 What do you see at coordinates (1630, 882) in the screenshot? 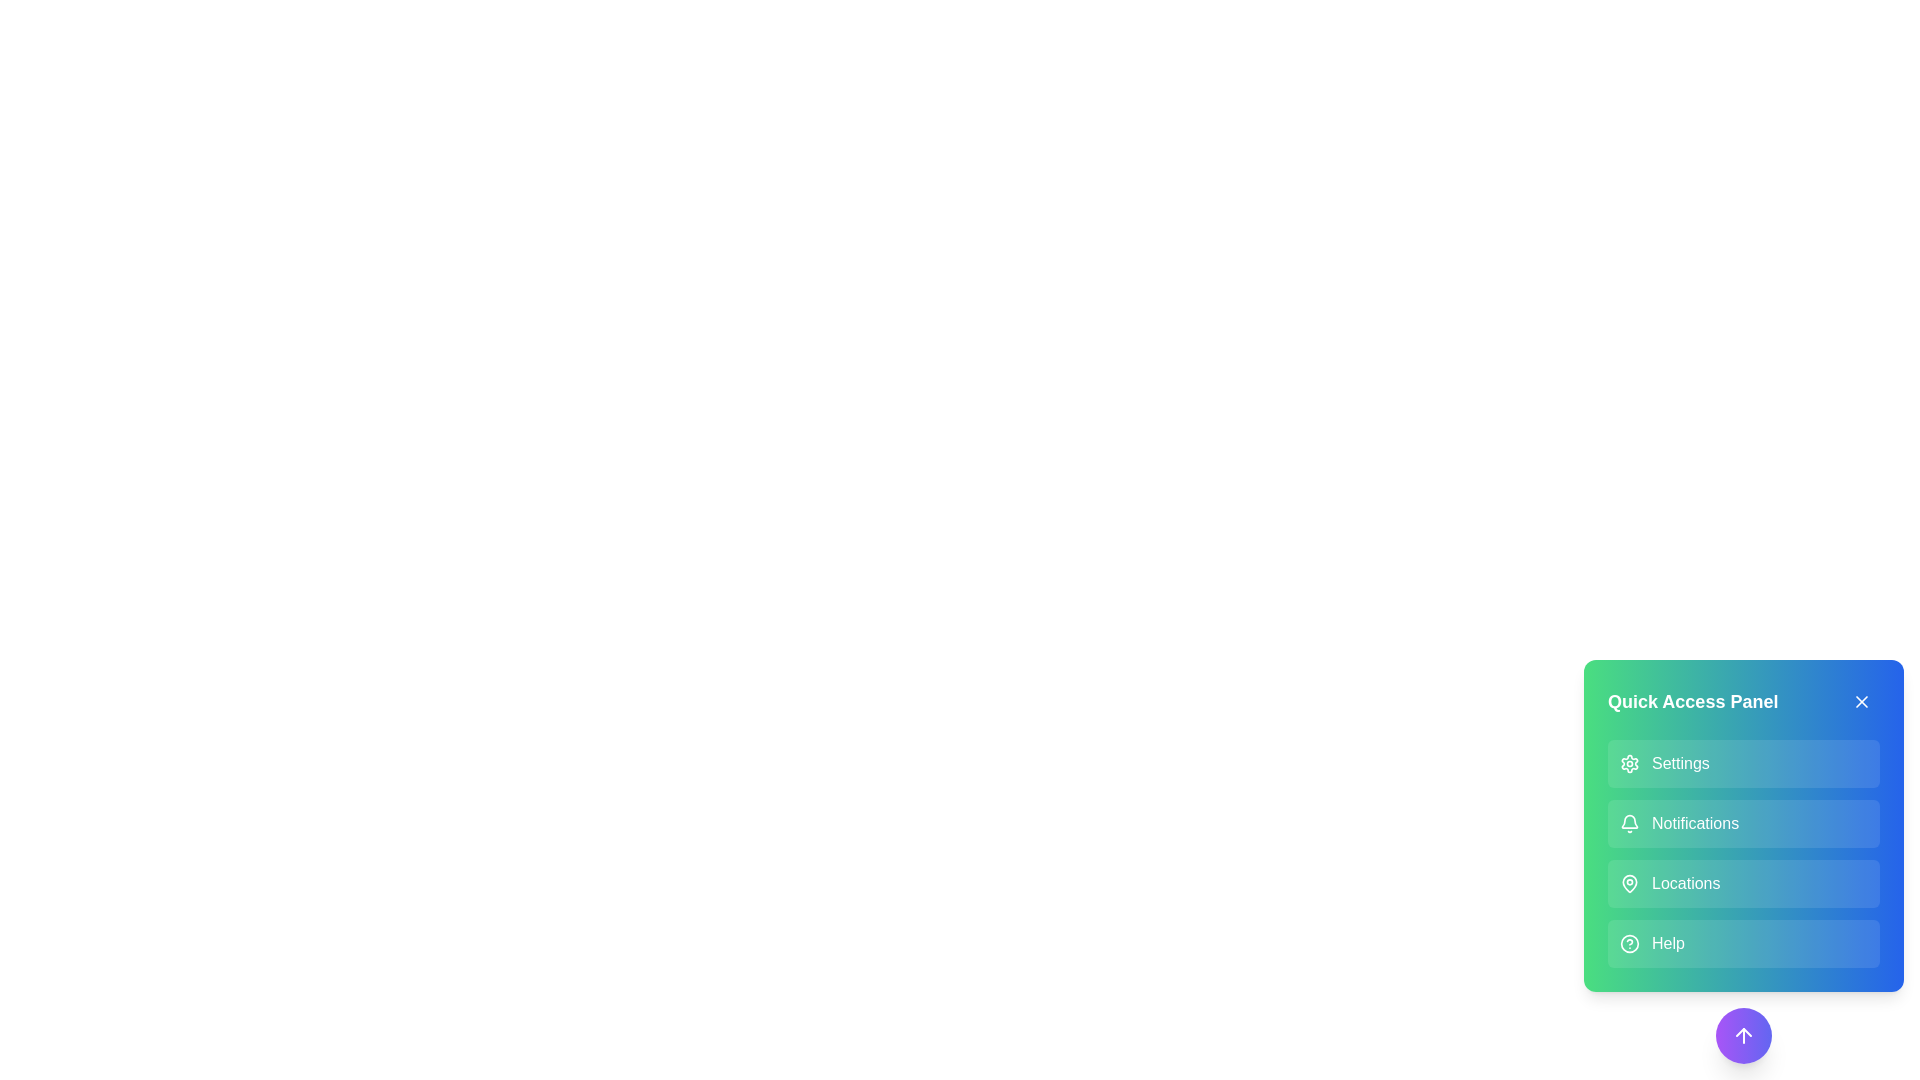
I see `the appearance of the location pin icon located in the 'Locations' menu item of the Quick Access Panel, which is styled with a no-fill interior and a stroked outline` at bounding box center [1630, 882].